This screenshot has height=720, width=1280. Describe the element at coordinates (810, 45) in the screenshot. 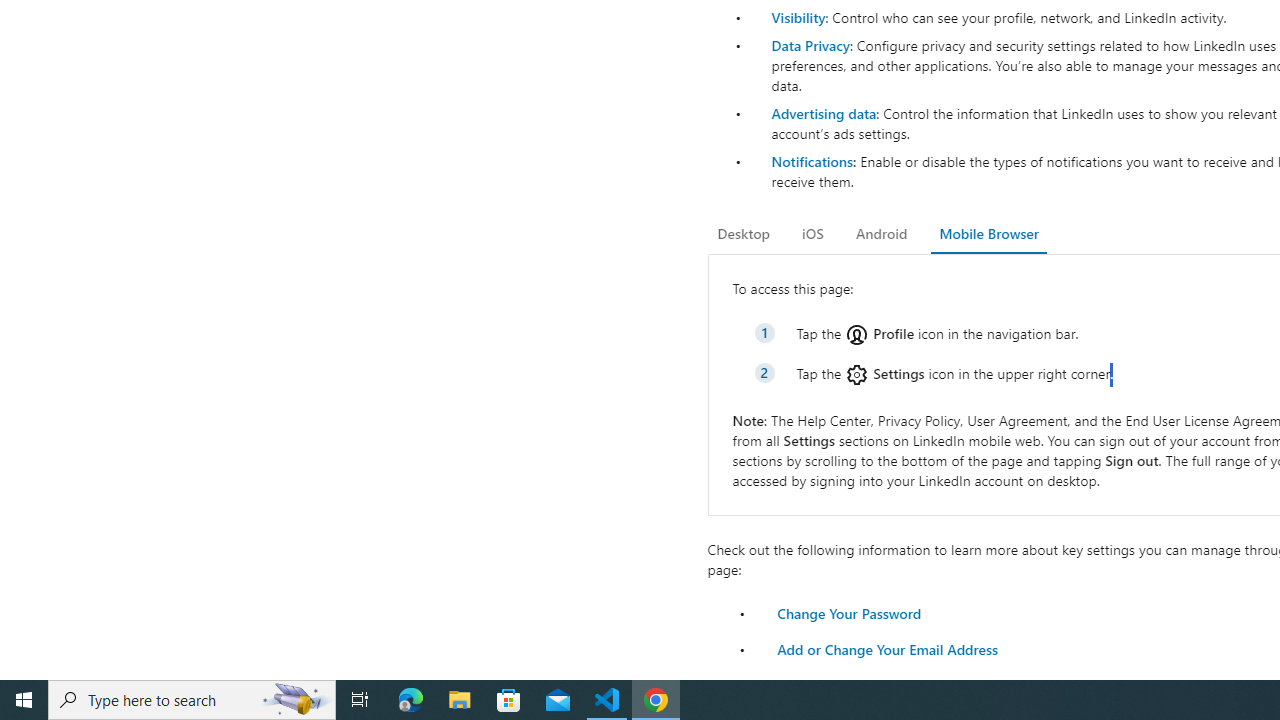

I see `'Data Privacy'` at that location.